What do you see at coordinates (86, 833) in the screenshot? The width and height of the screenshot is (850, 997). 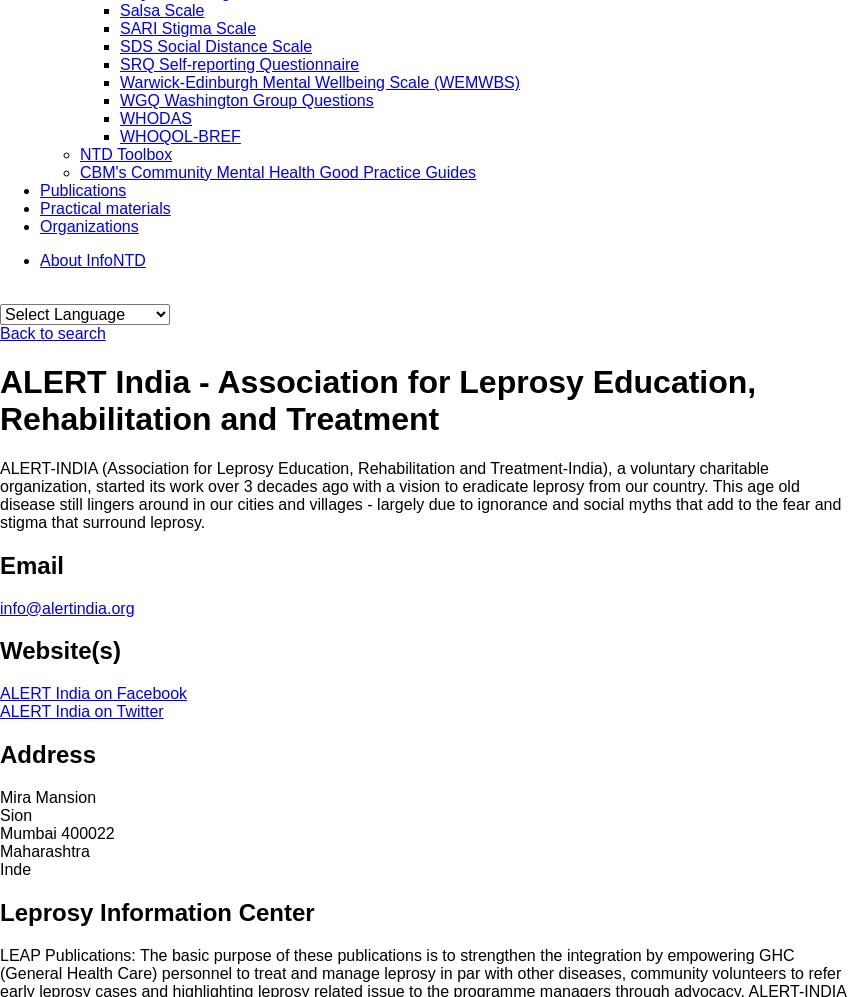 I see `'400022'` at bounding box center [86, 833].